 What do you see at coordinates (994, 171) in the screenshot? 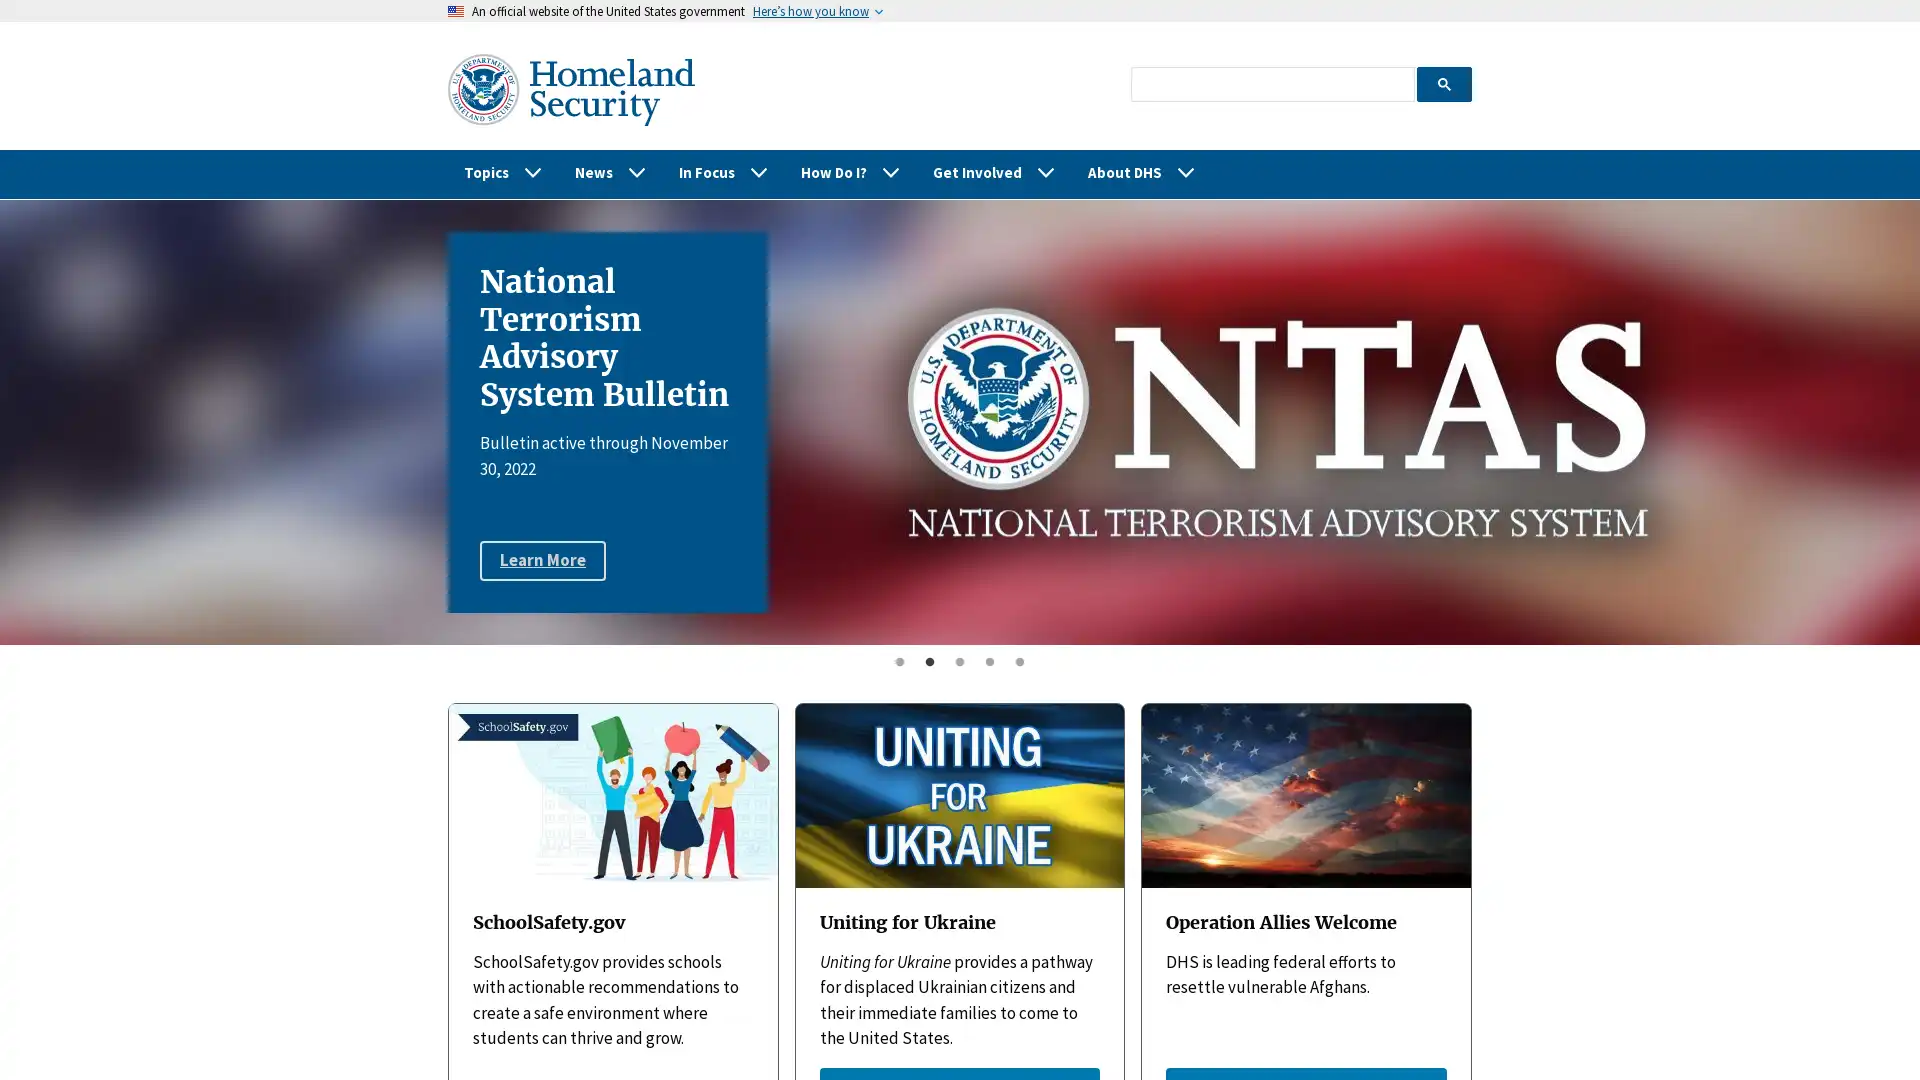
I see `Get Involved` at bounding box center [994, 171].